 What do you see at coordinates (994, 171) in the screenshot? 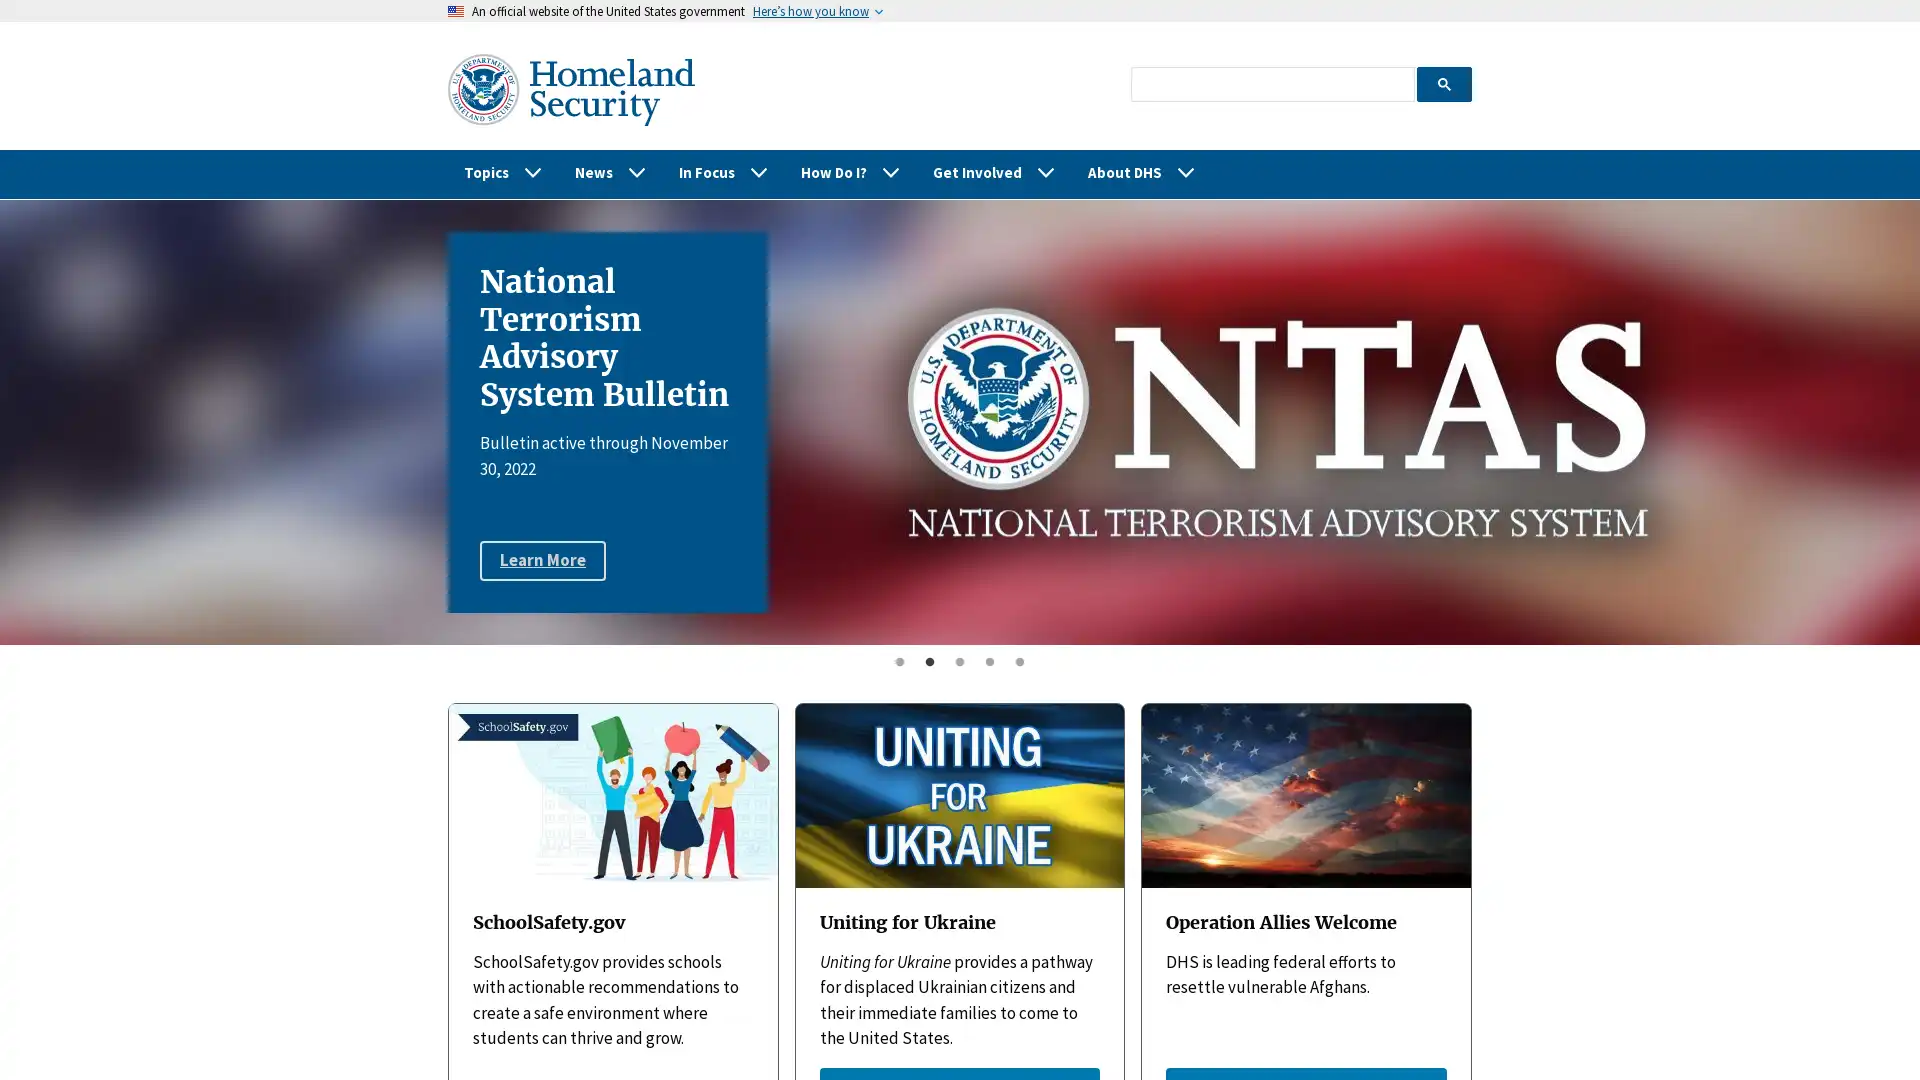
I see `Get Involved` at bounding box center [994, 171].